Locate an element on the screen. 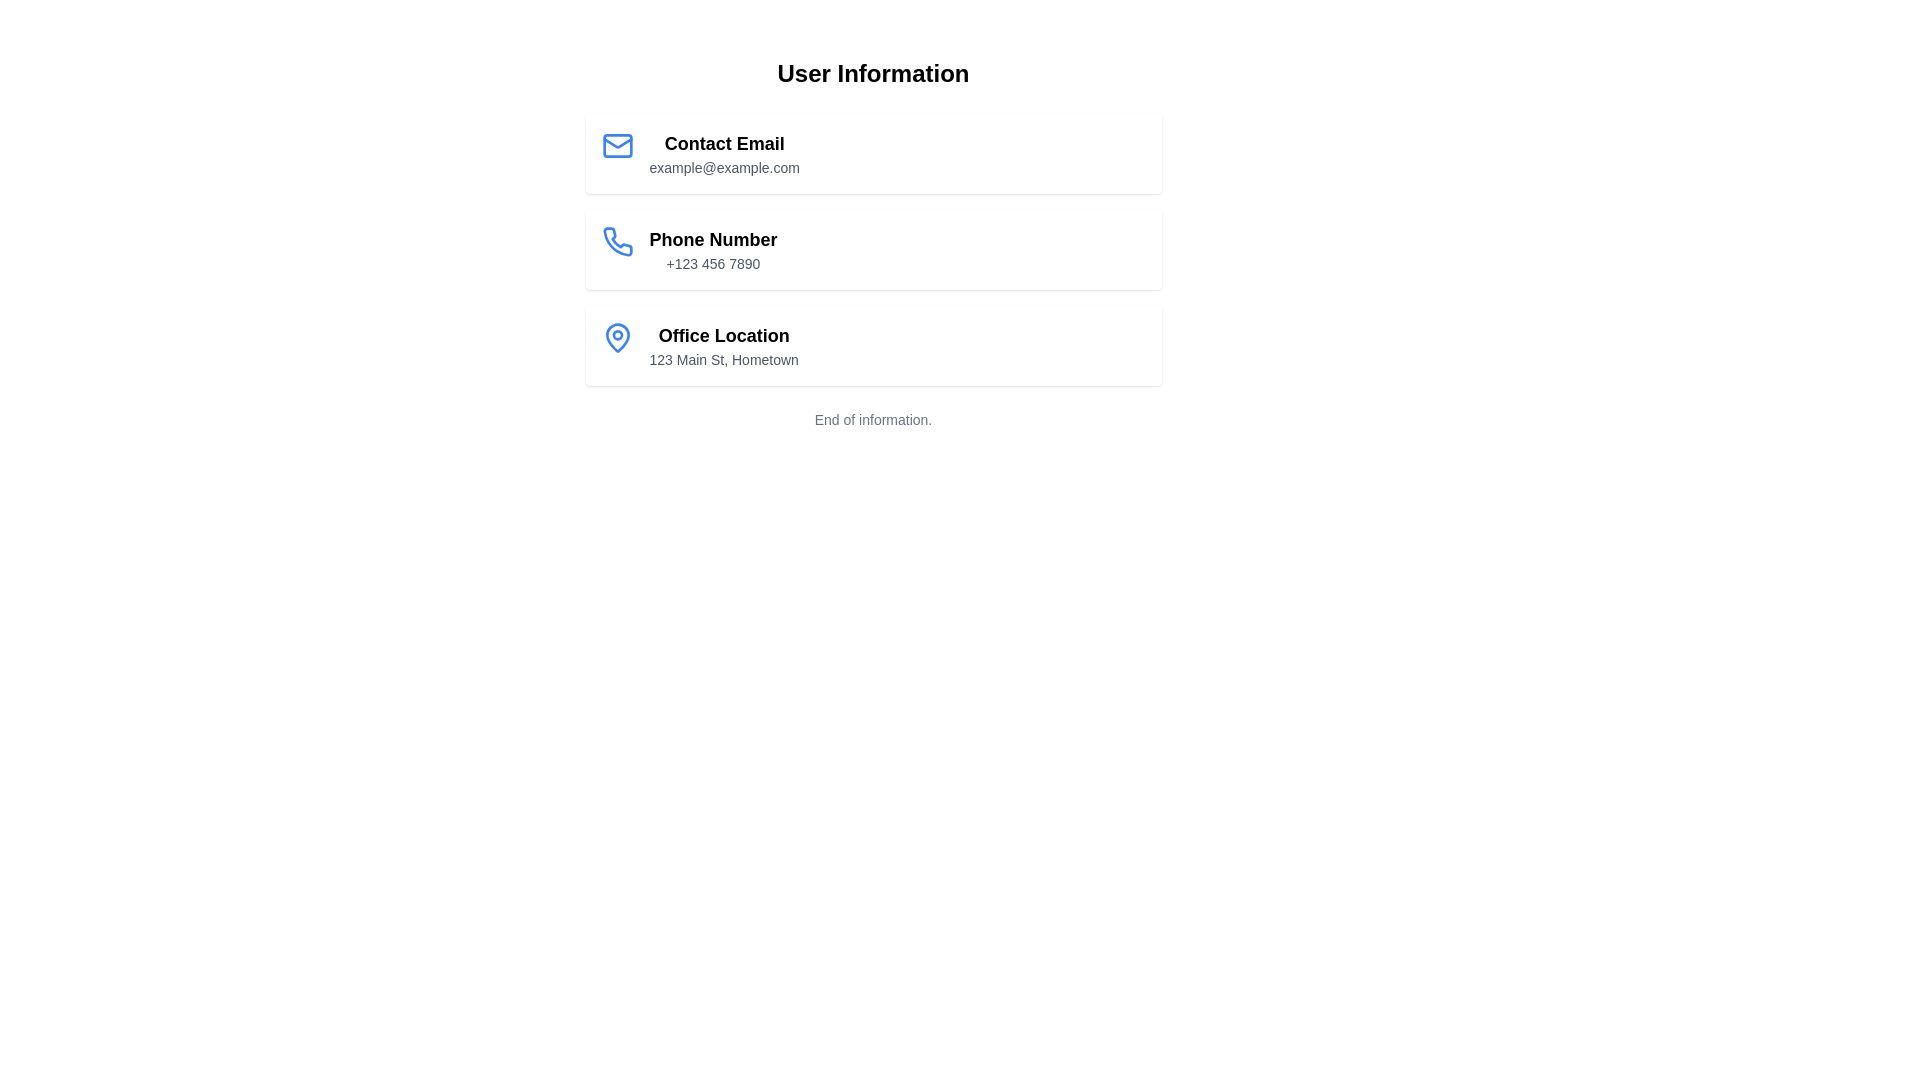 This screenshot has width=1920, height=1080. the text block containing the title 'Phone Number' and the formatted phone number '+123 456 7890' to possibly reveal additional options is located at coordinates (713, 249).